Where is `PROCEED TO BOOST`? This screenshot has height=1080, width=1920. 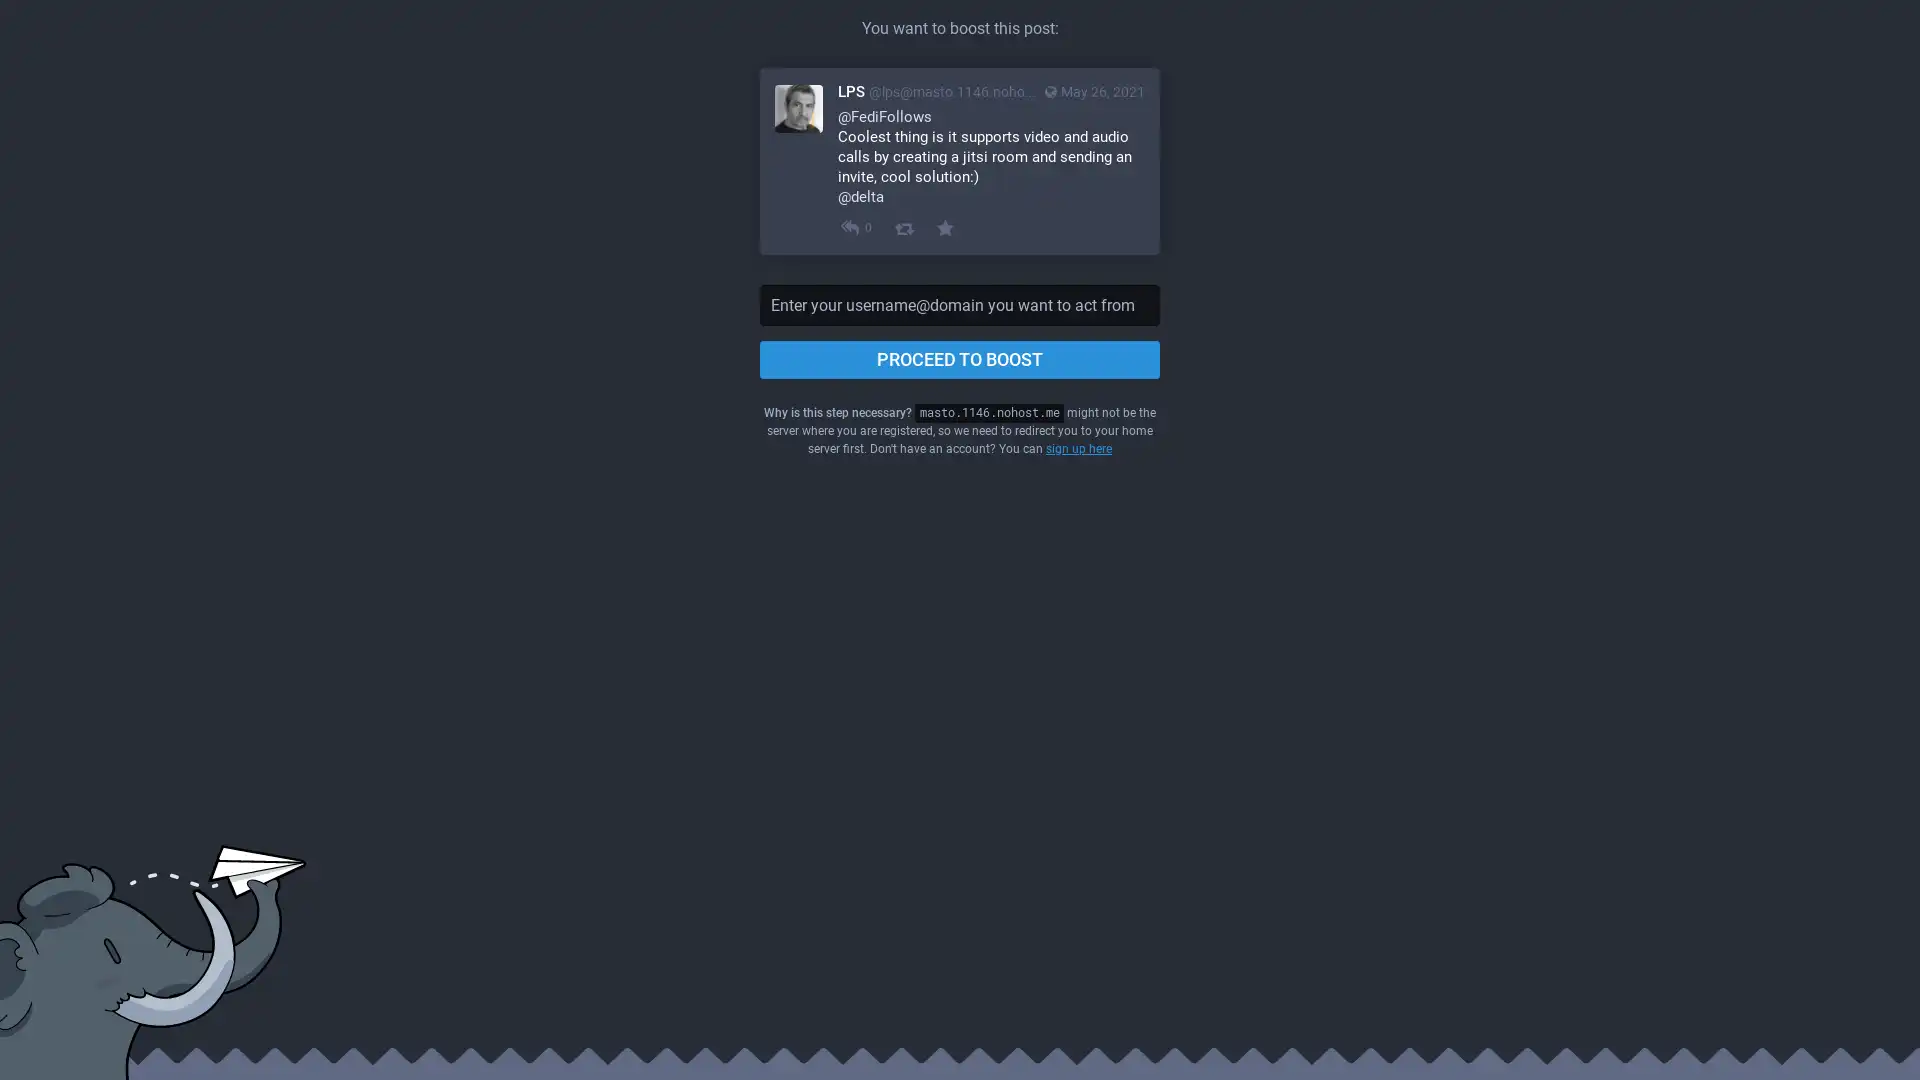
PROCEED TO BOOST is located at coordinates (960, 358).